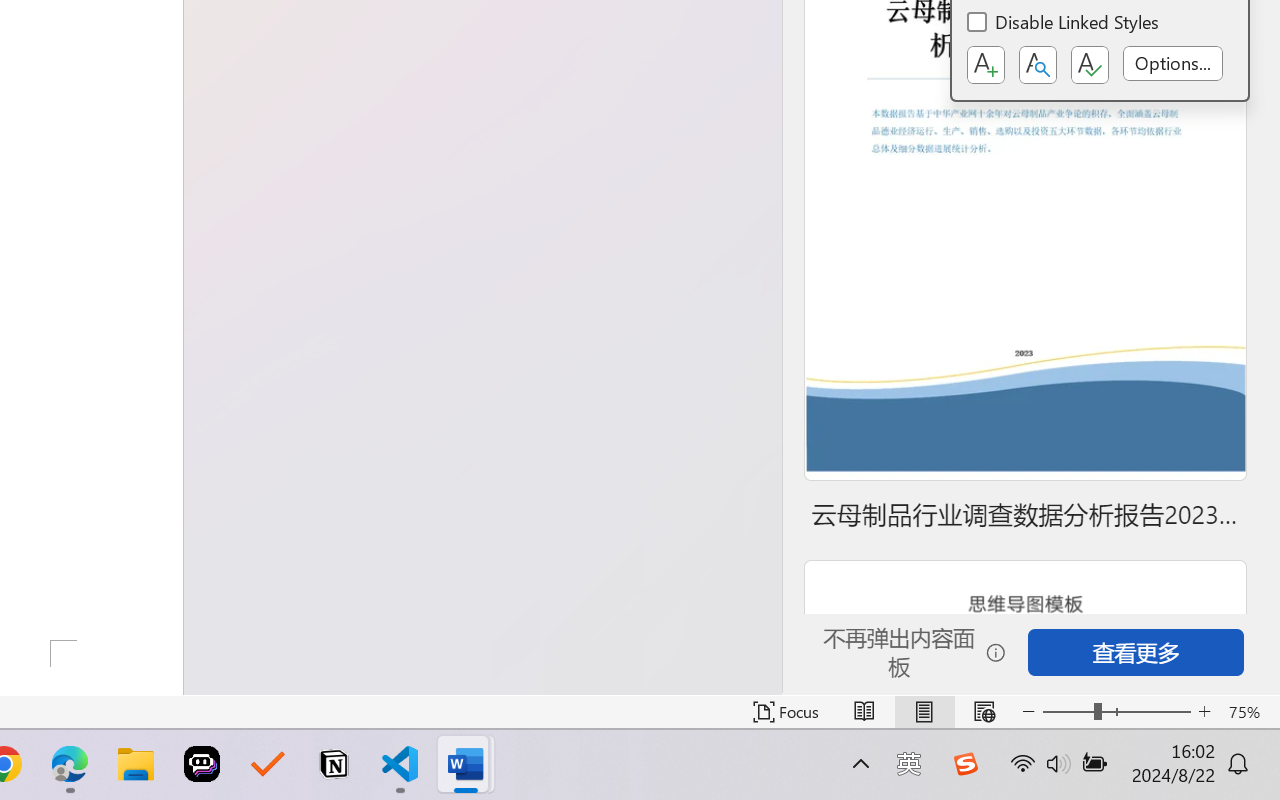 The width and height of the screenshot is (1280, 800). Describe the element at coordinates (1172, 62) in the screenshot. I see `'Options...'` at that location.